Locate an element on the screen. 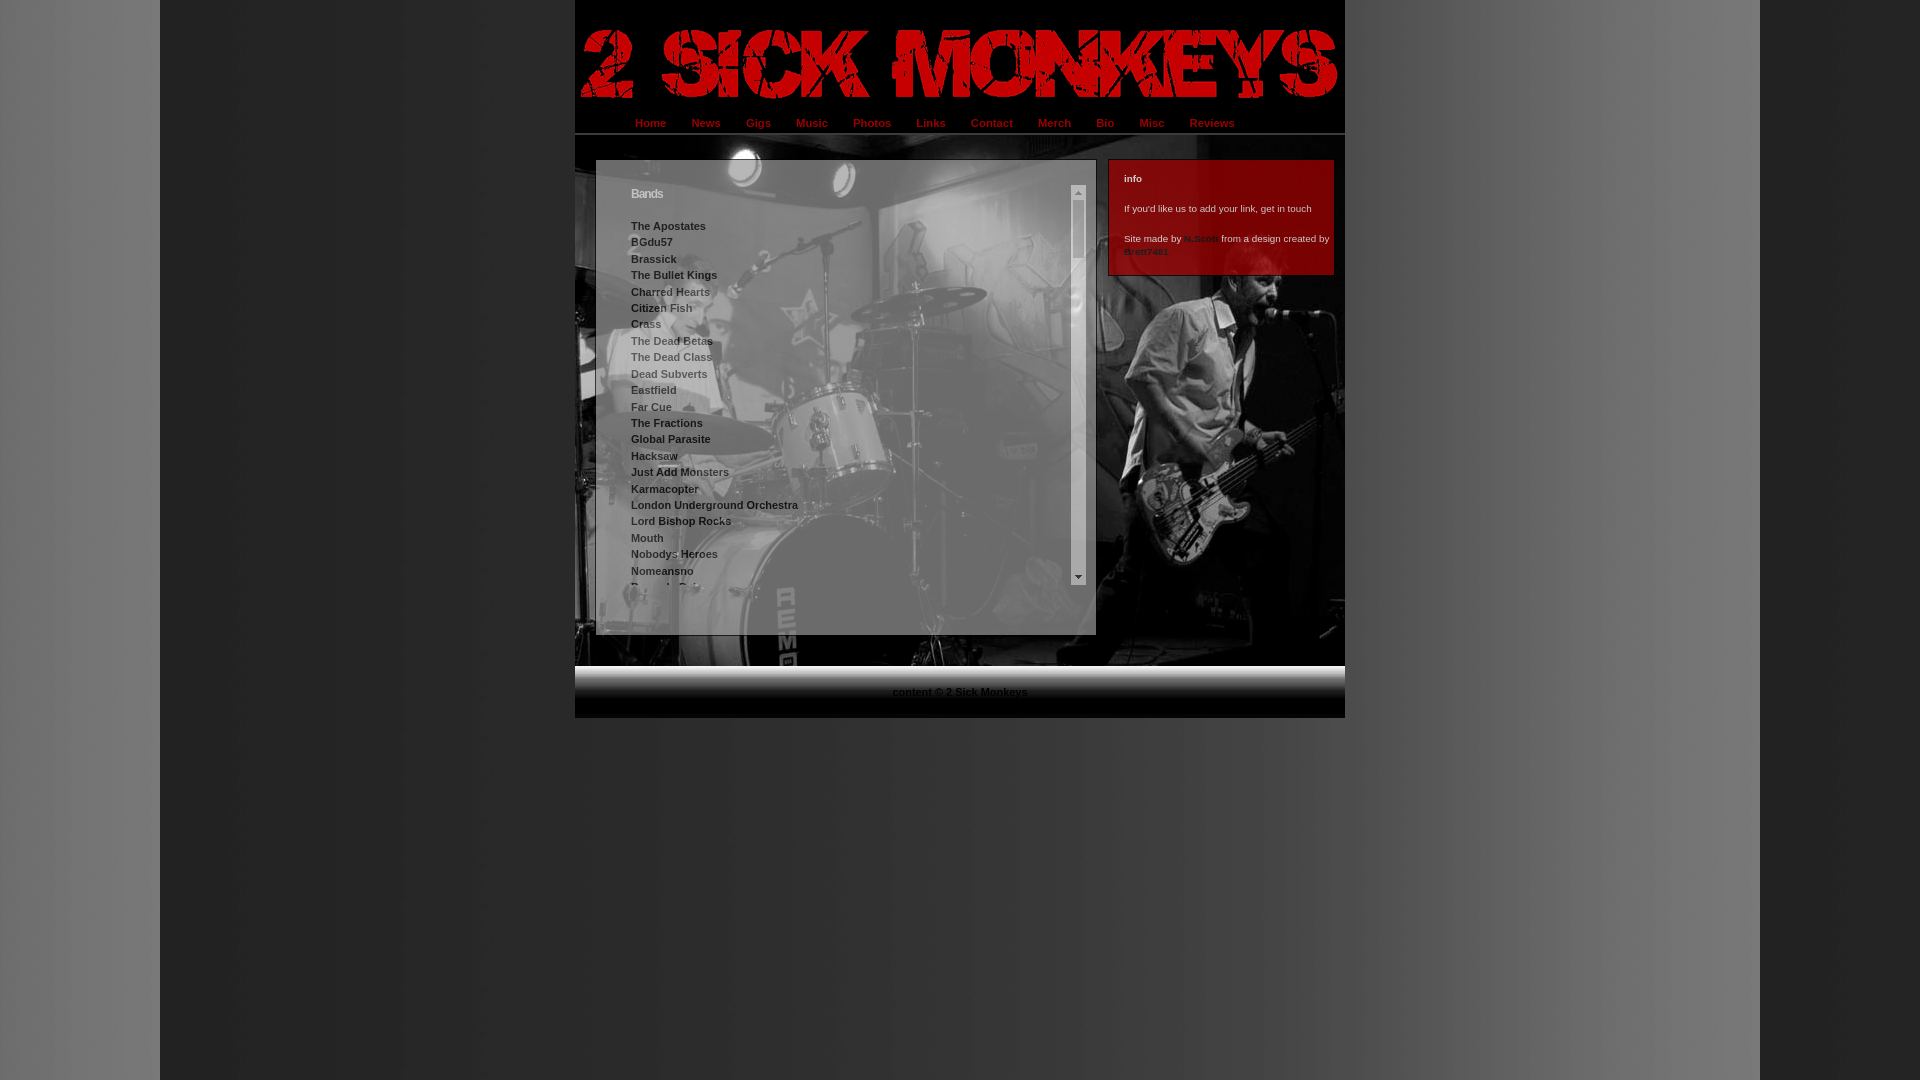  'N.Scott' is located at coordinates (1184, 237).